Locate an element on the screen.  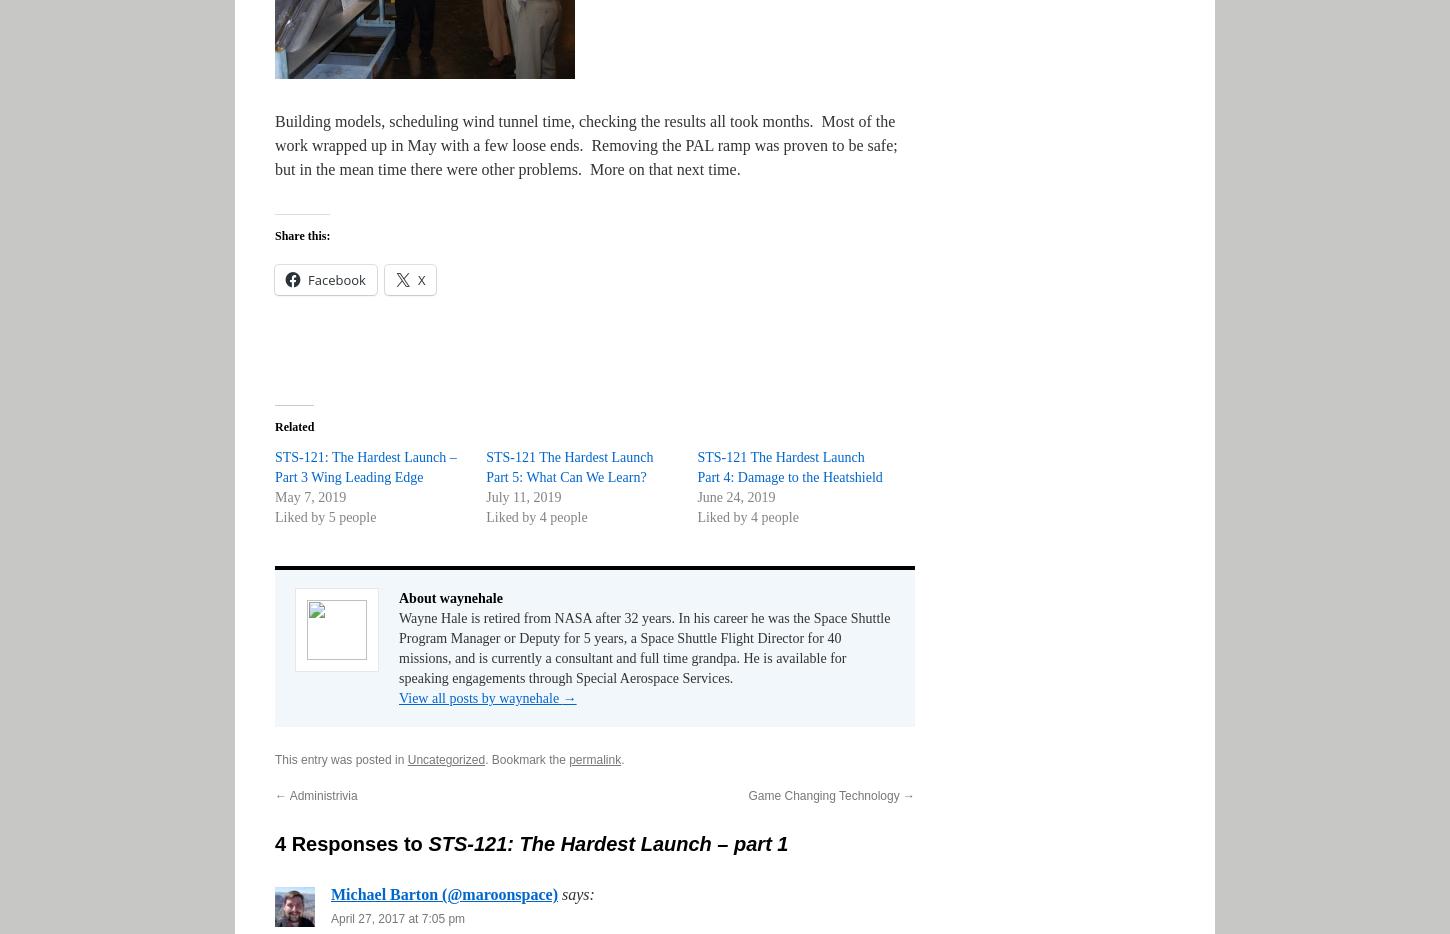
'Facebook' is located at coordinates (336, 280).